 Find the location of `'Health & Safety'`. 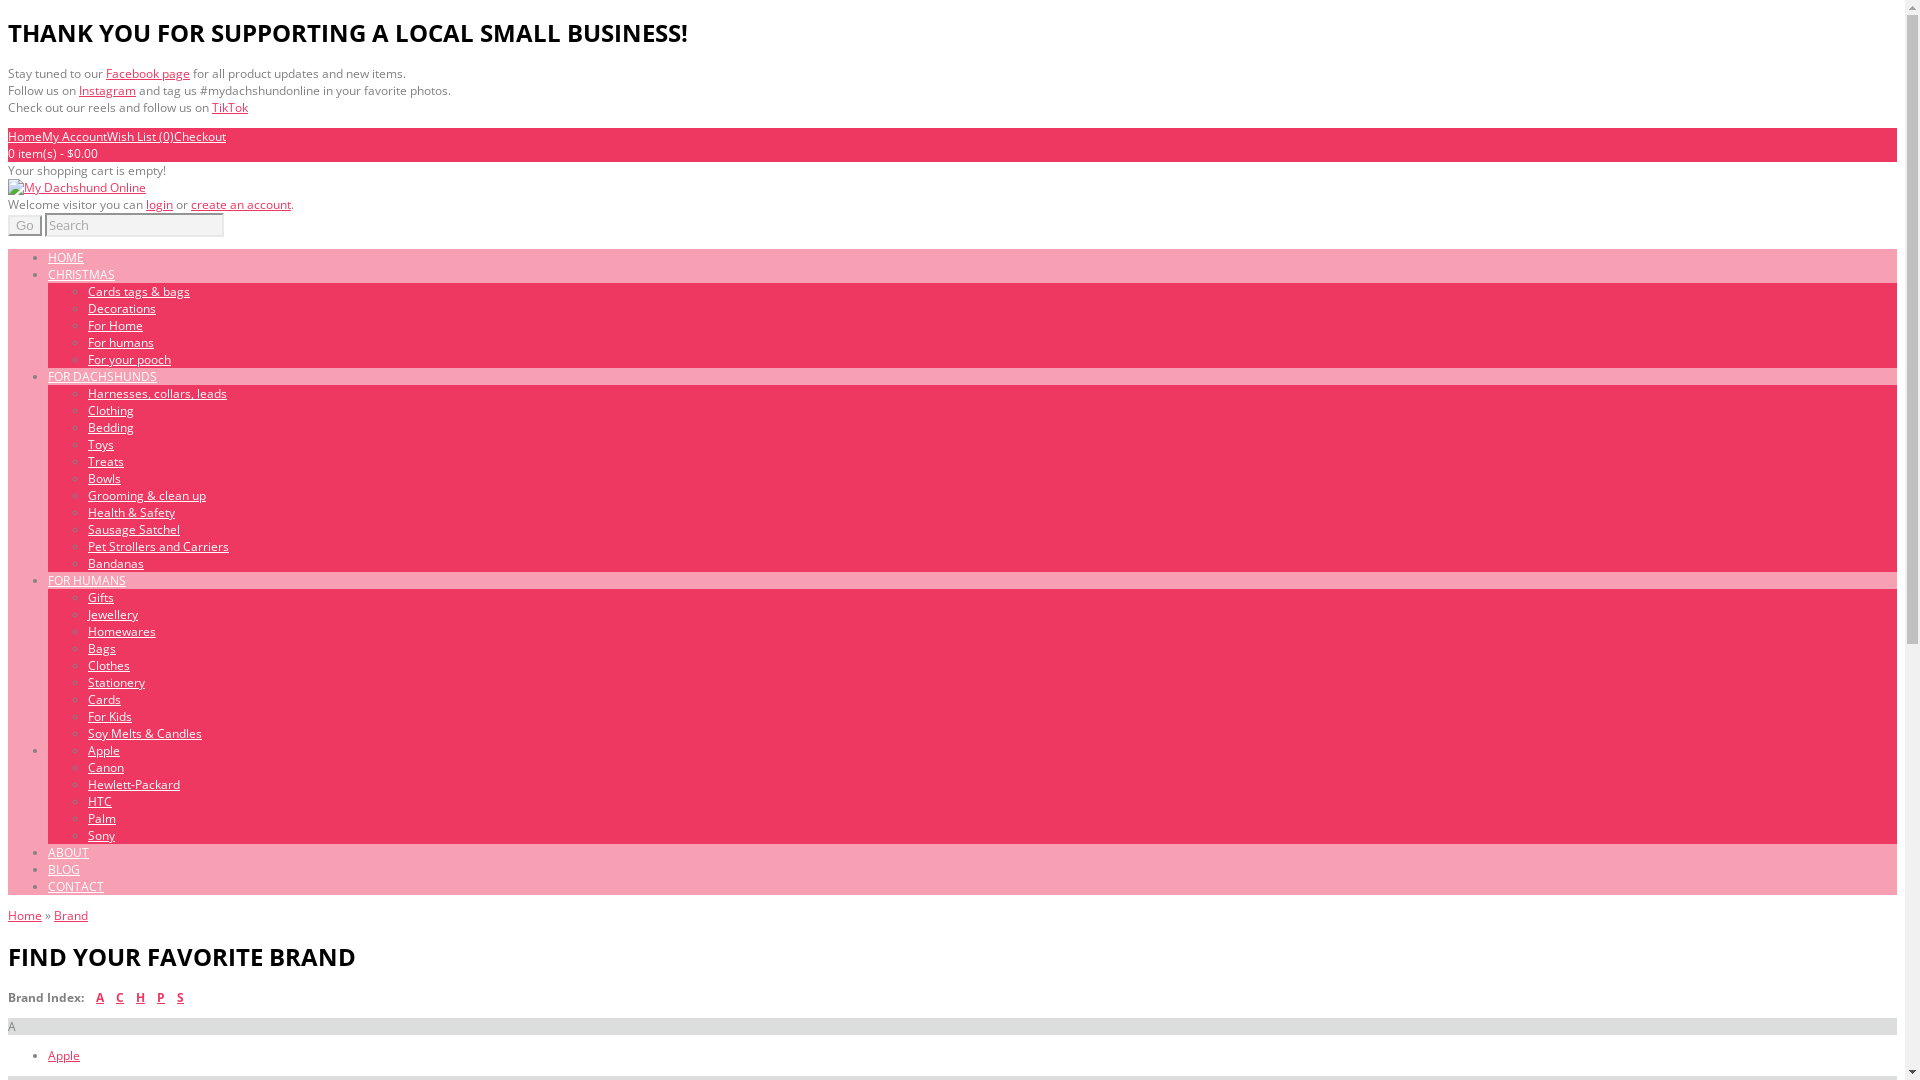

'Health & Safety' is located at coordinates (86, 511).